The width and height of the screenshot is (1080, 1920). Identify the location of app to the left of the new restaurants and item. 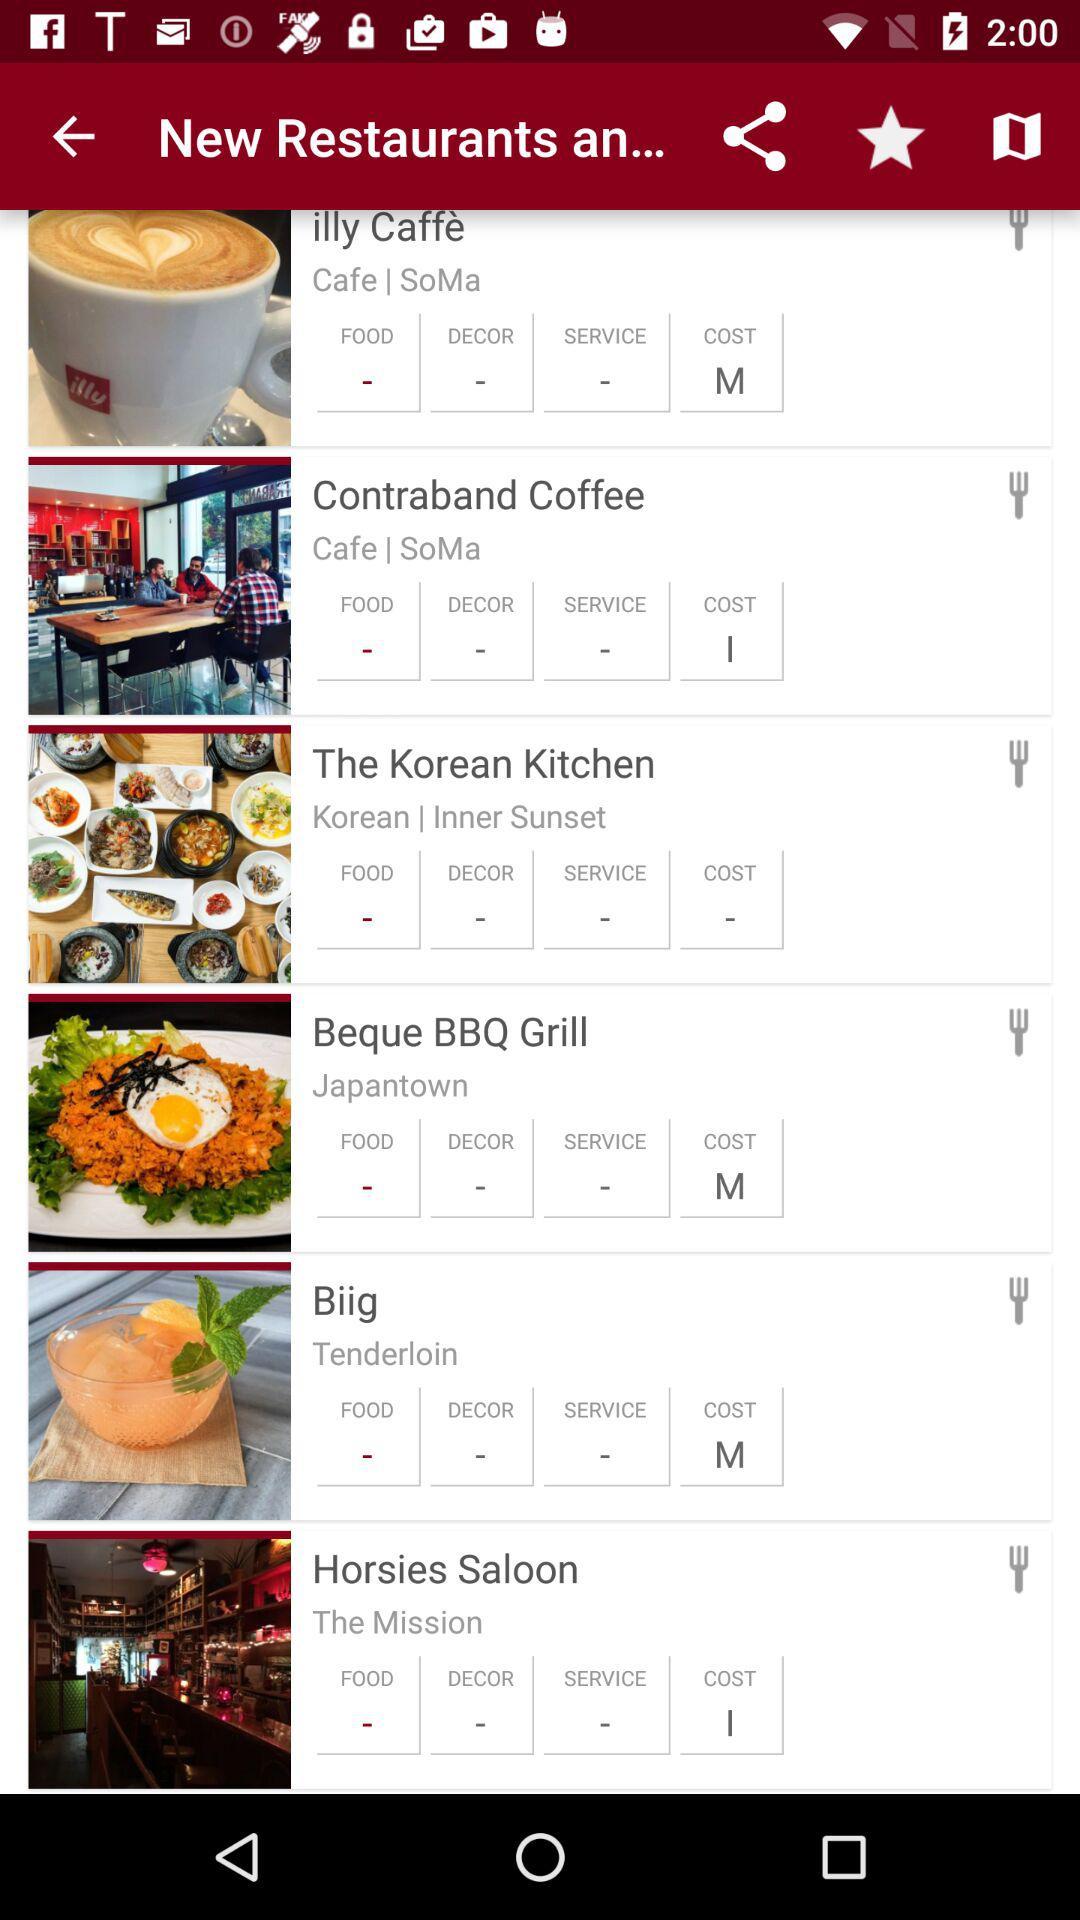
(72, 135).